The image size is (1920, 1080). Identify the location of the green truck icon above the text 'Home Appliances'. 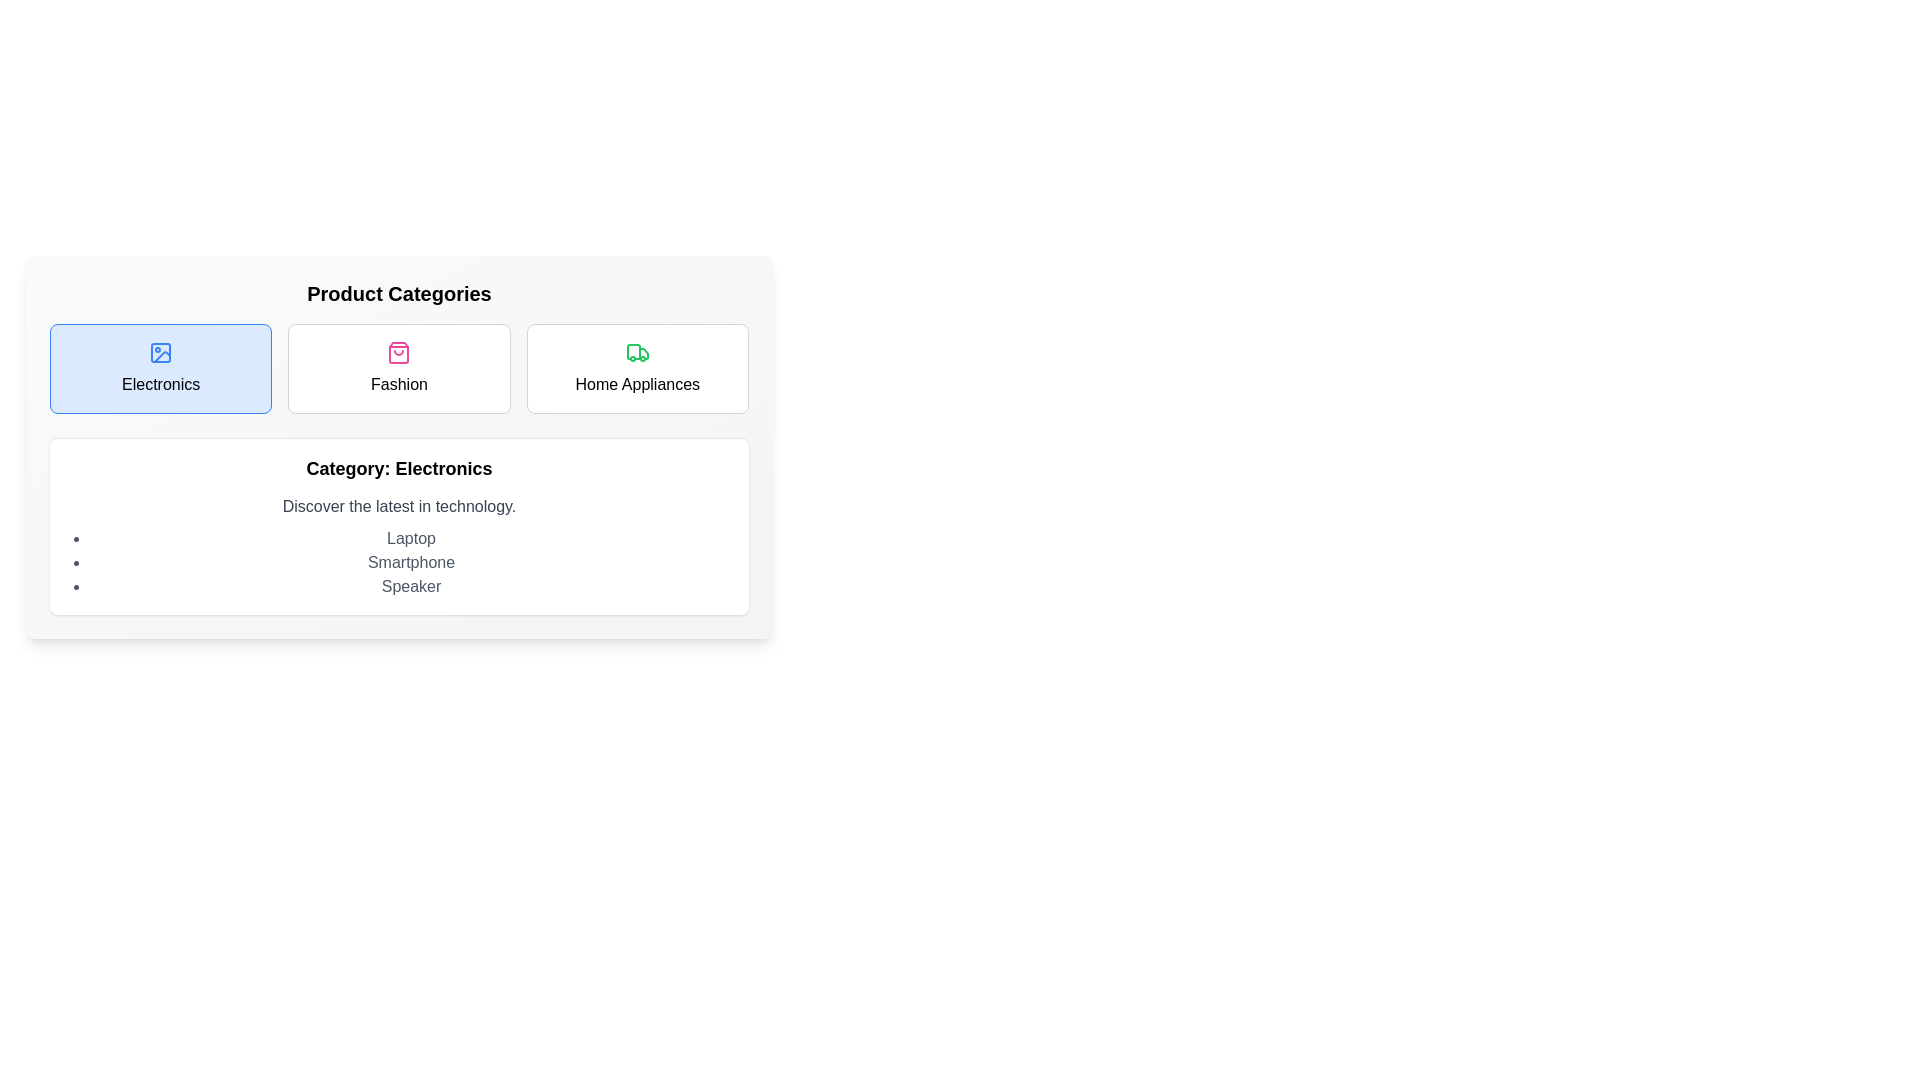
(636, 352).